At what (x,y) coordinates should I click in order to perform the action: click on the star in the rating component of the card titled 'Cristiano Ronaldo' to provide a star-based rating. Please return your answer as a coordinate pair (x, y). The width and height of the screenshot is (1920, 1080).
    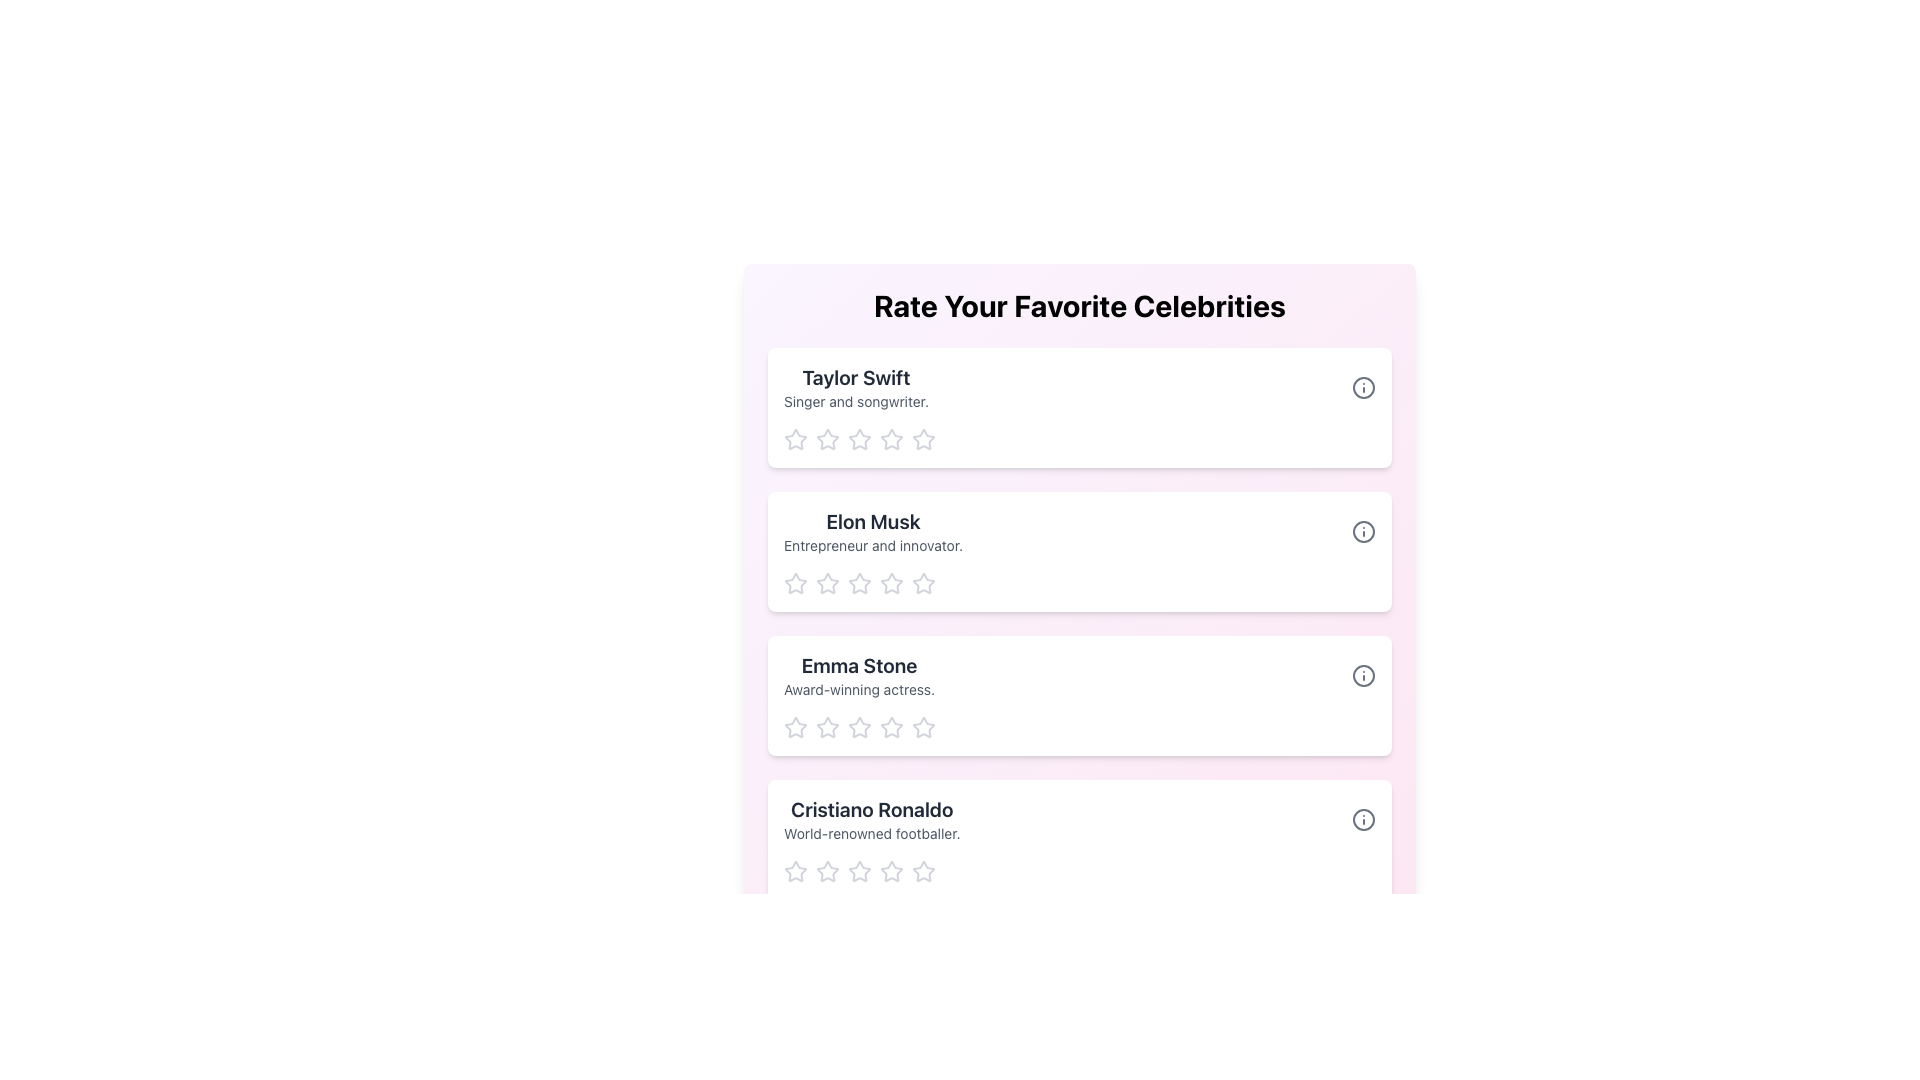
    Looking at the image, I should click on (1079, 863).